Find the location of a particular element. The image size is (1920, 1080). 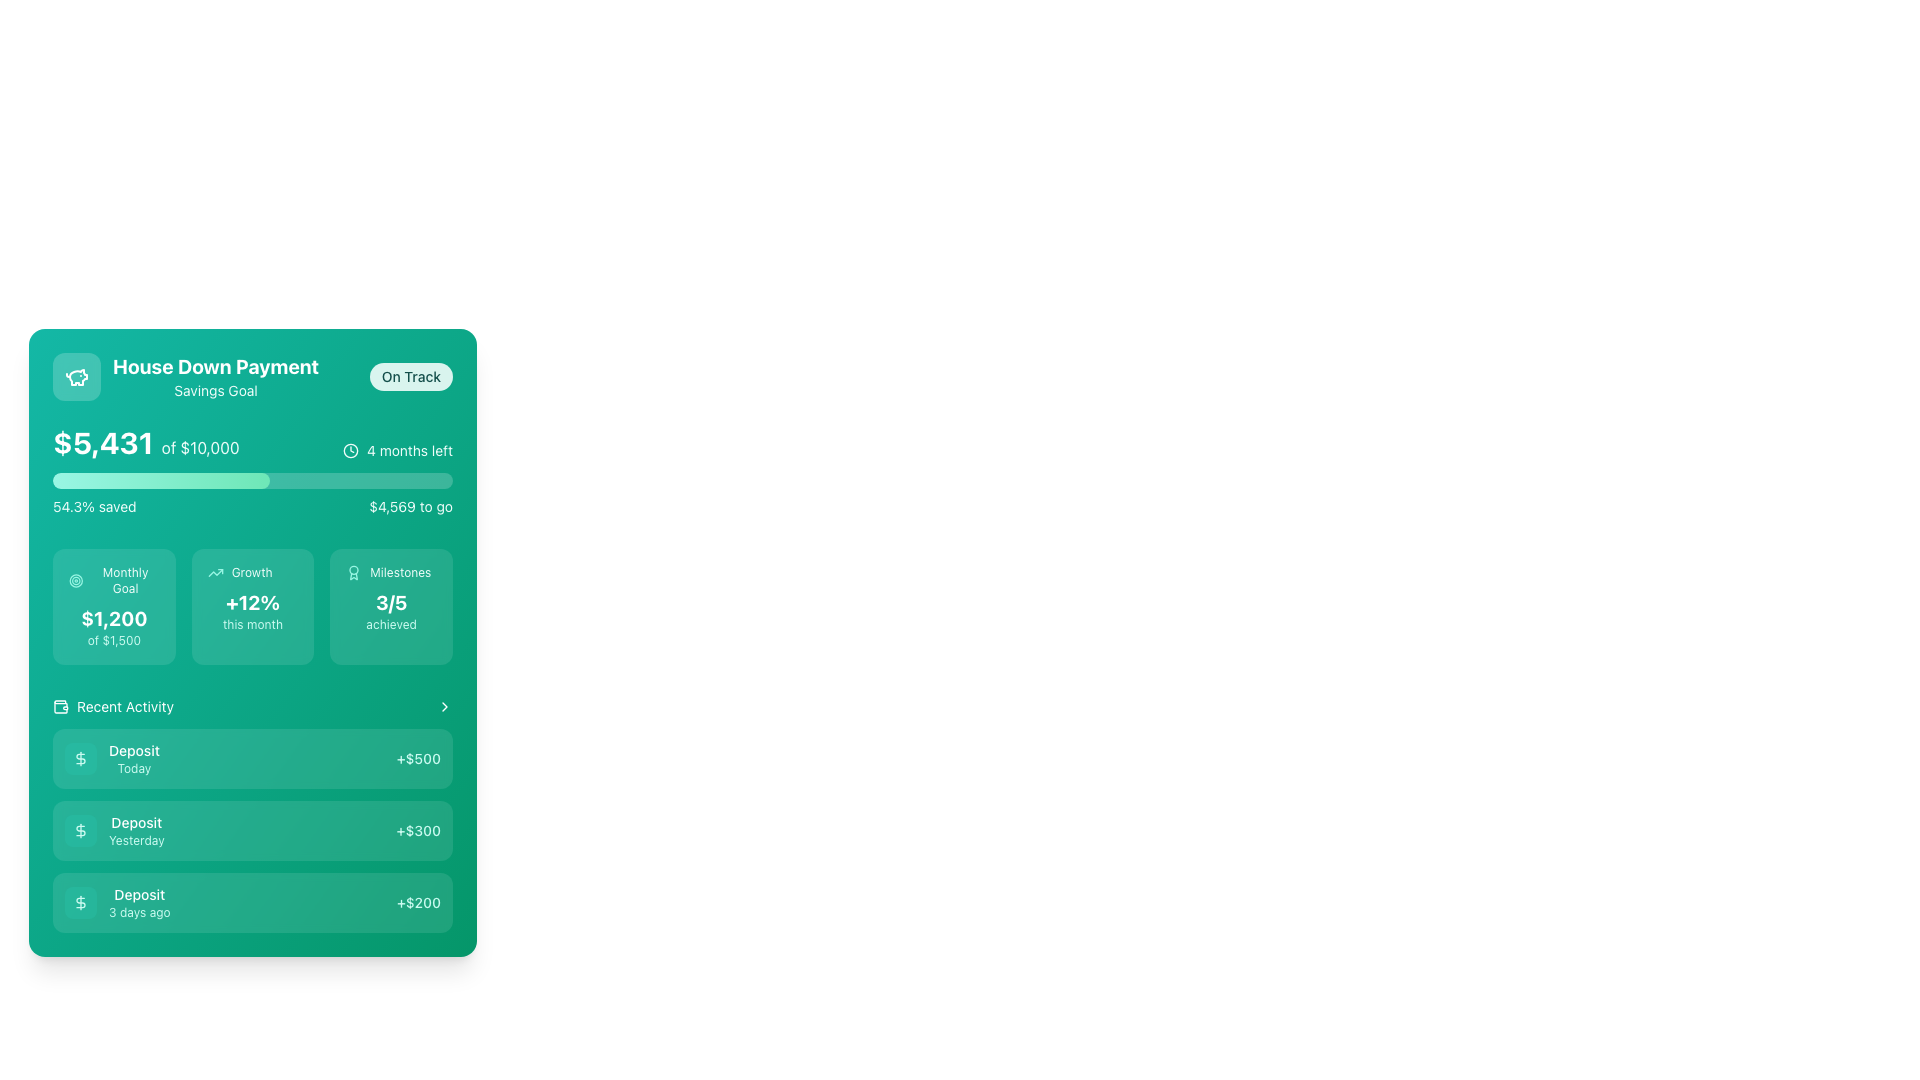

the 'Deposit' text label in the 'Recent Activity' section, which is the first item in the list and features white bold text against a green background is located at coordinates (133, 759).